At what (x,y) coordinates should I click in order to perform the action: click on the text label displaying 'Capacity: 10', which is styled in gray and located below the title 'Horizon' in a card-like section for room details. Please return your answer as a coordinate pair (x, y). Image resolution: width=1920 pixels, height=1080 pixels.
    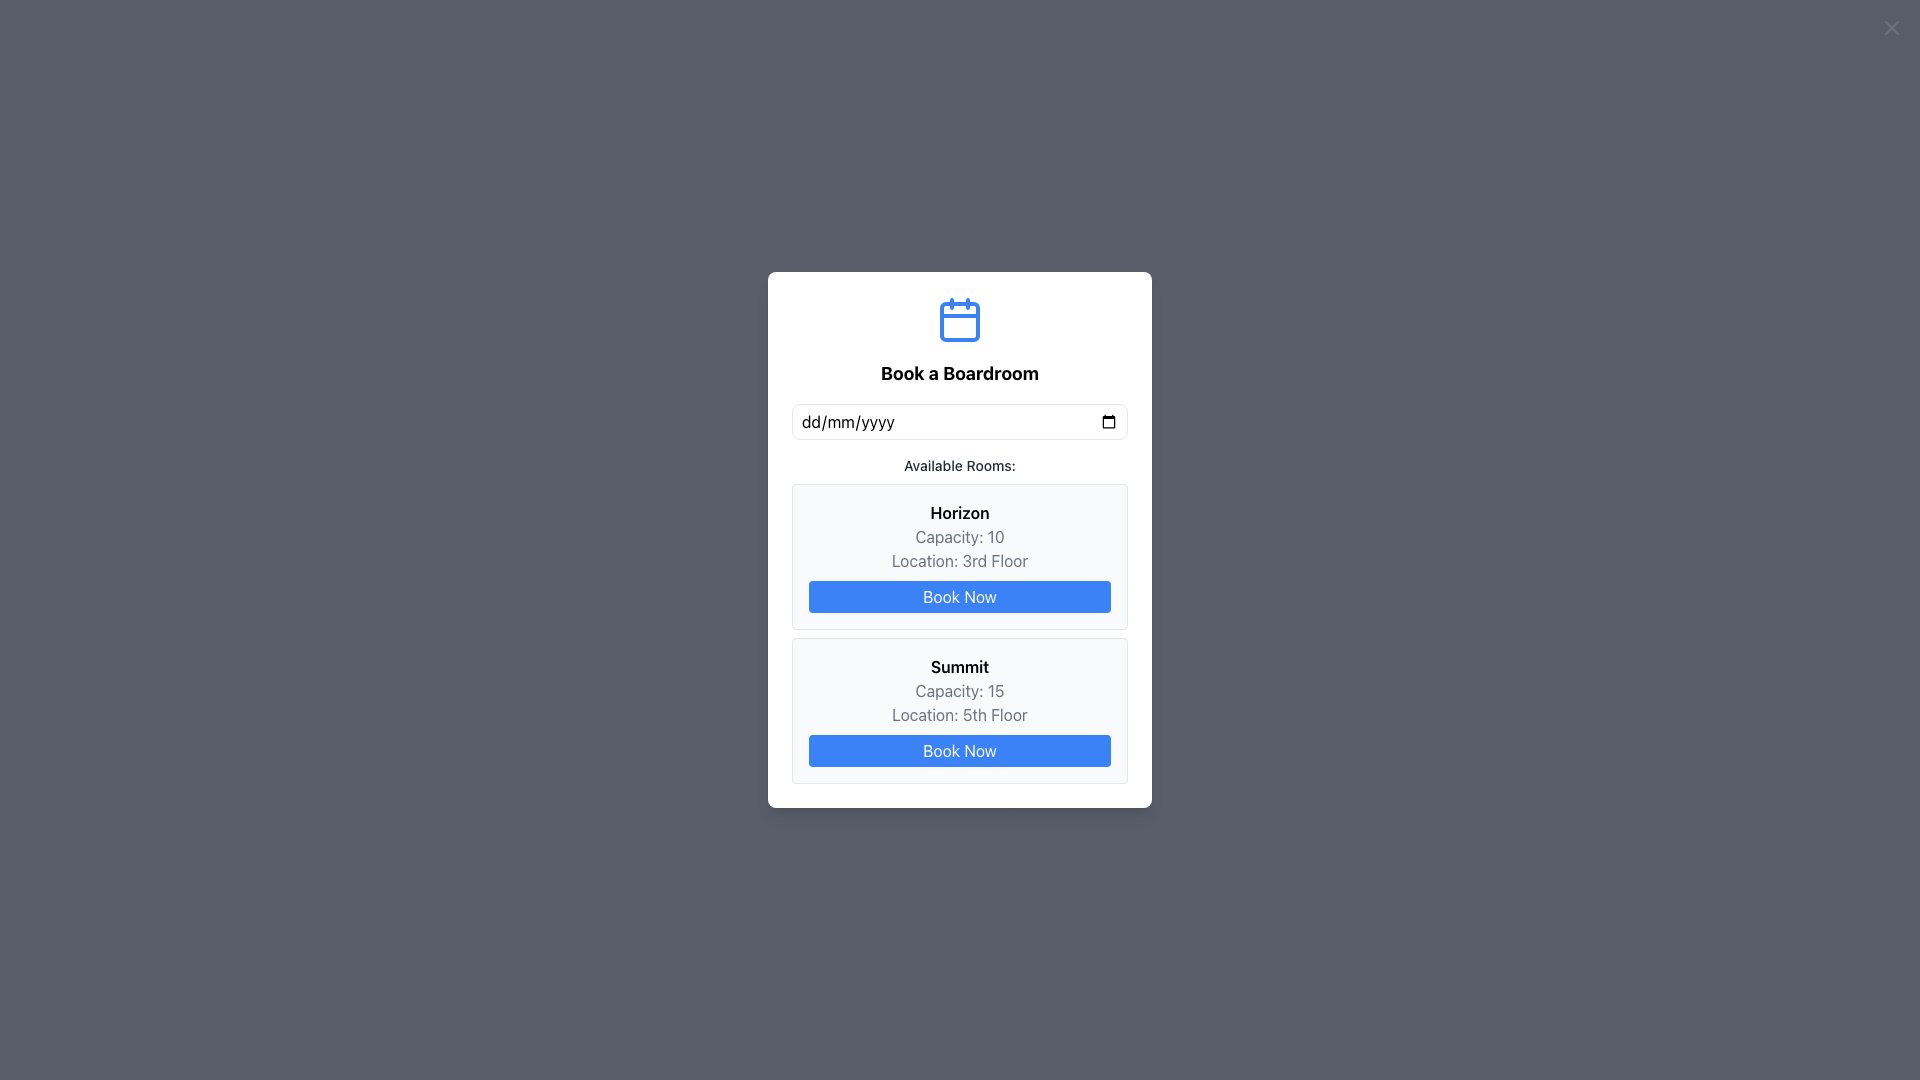
    Looking at the image, I should click on (960, 535).